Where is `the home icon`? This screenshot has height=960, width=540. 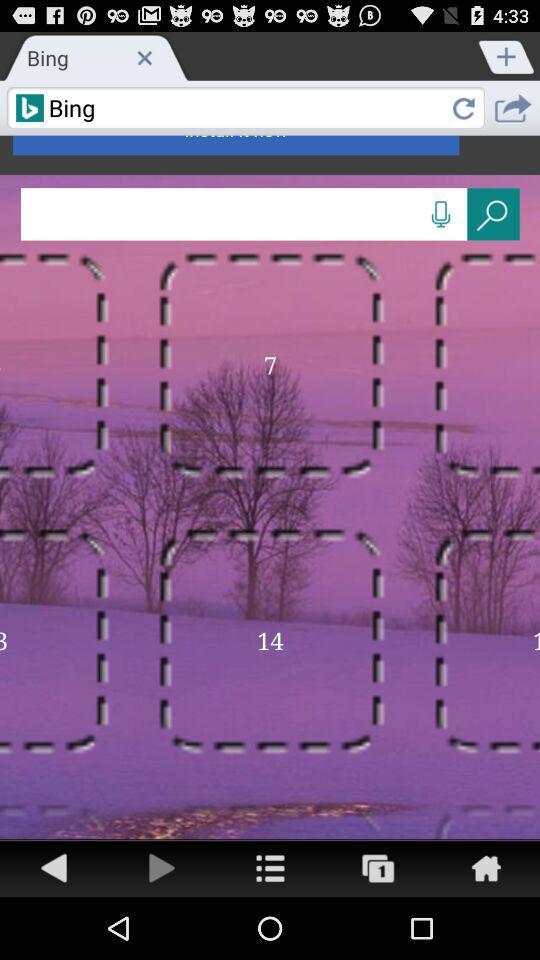 the home icon is located at coordinates (485, 928).